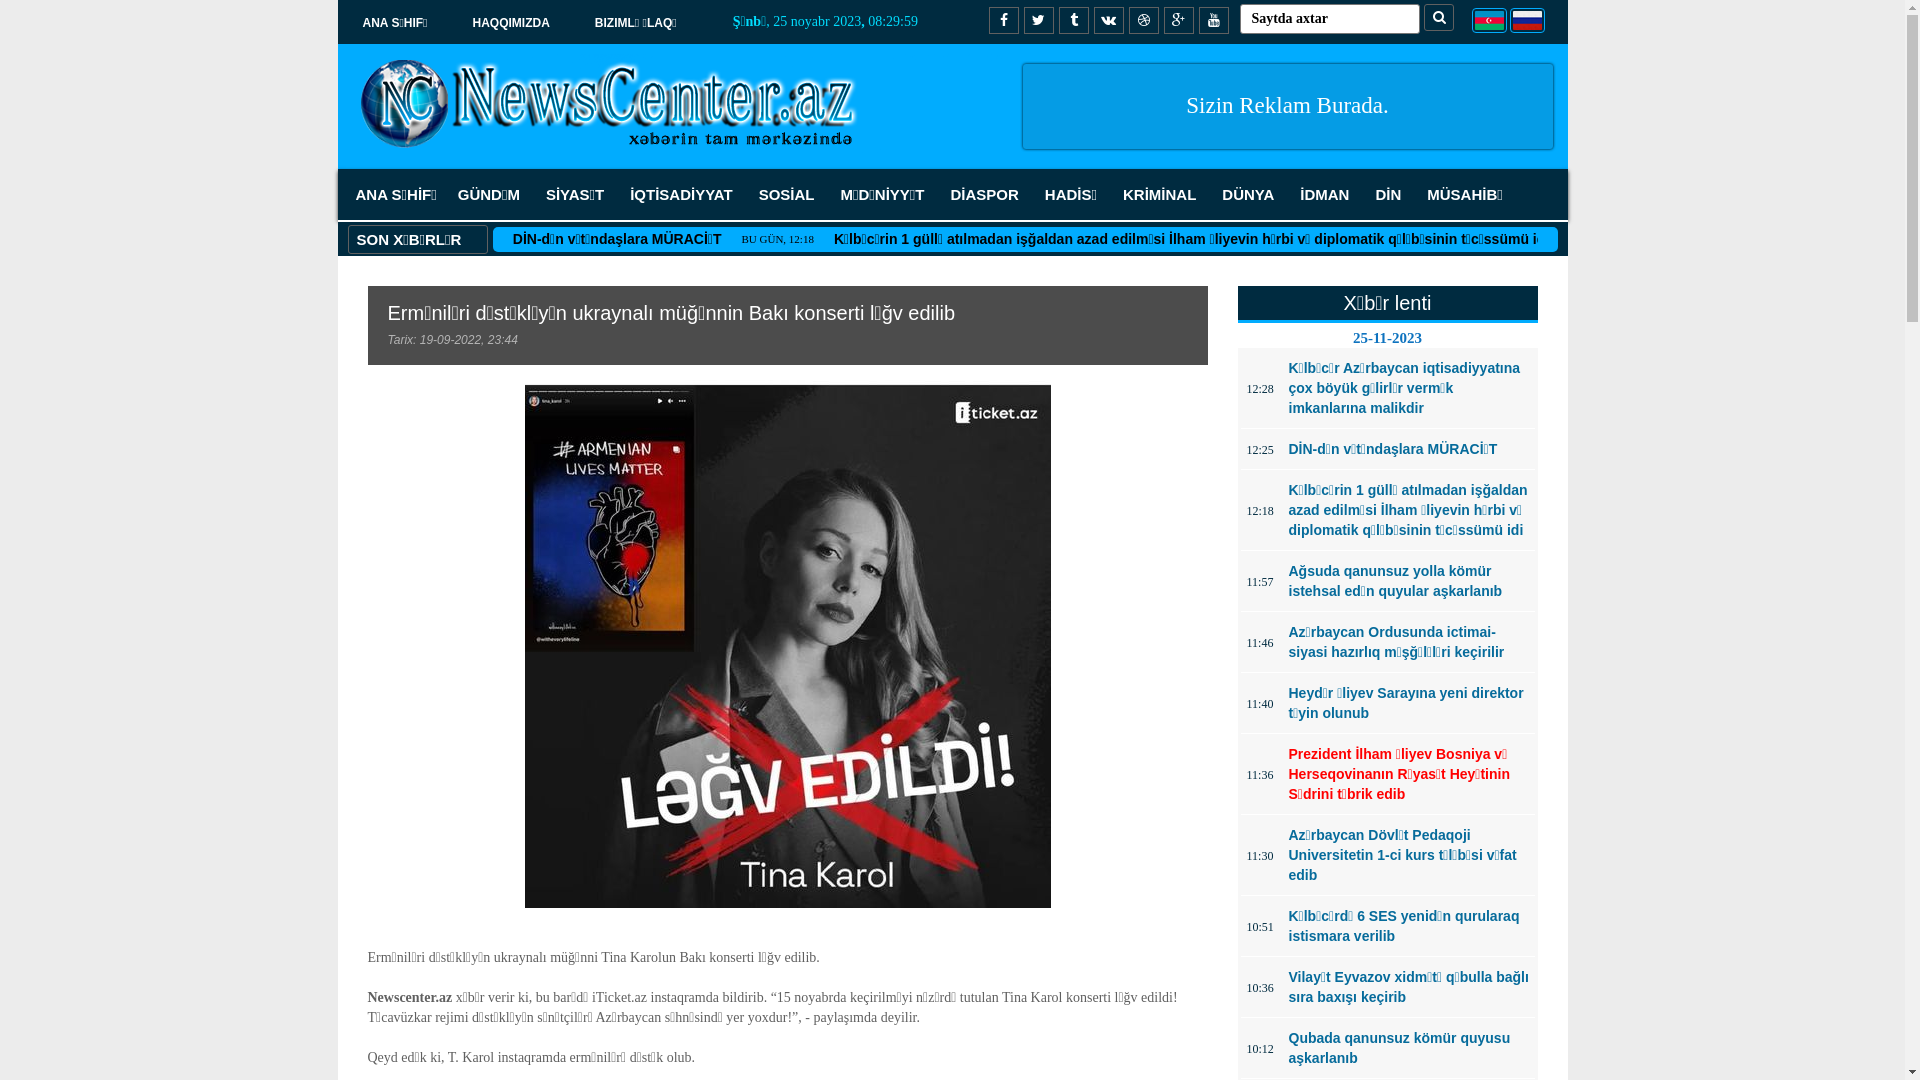 The width and height of the screenshot is (1920, 1080). What do you see at coordinates (510, 23) in the screenshot?
I see `'HAQQIMIZDA'` at bounding box center [510, 23].